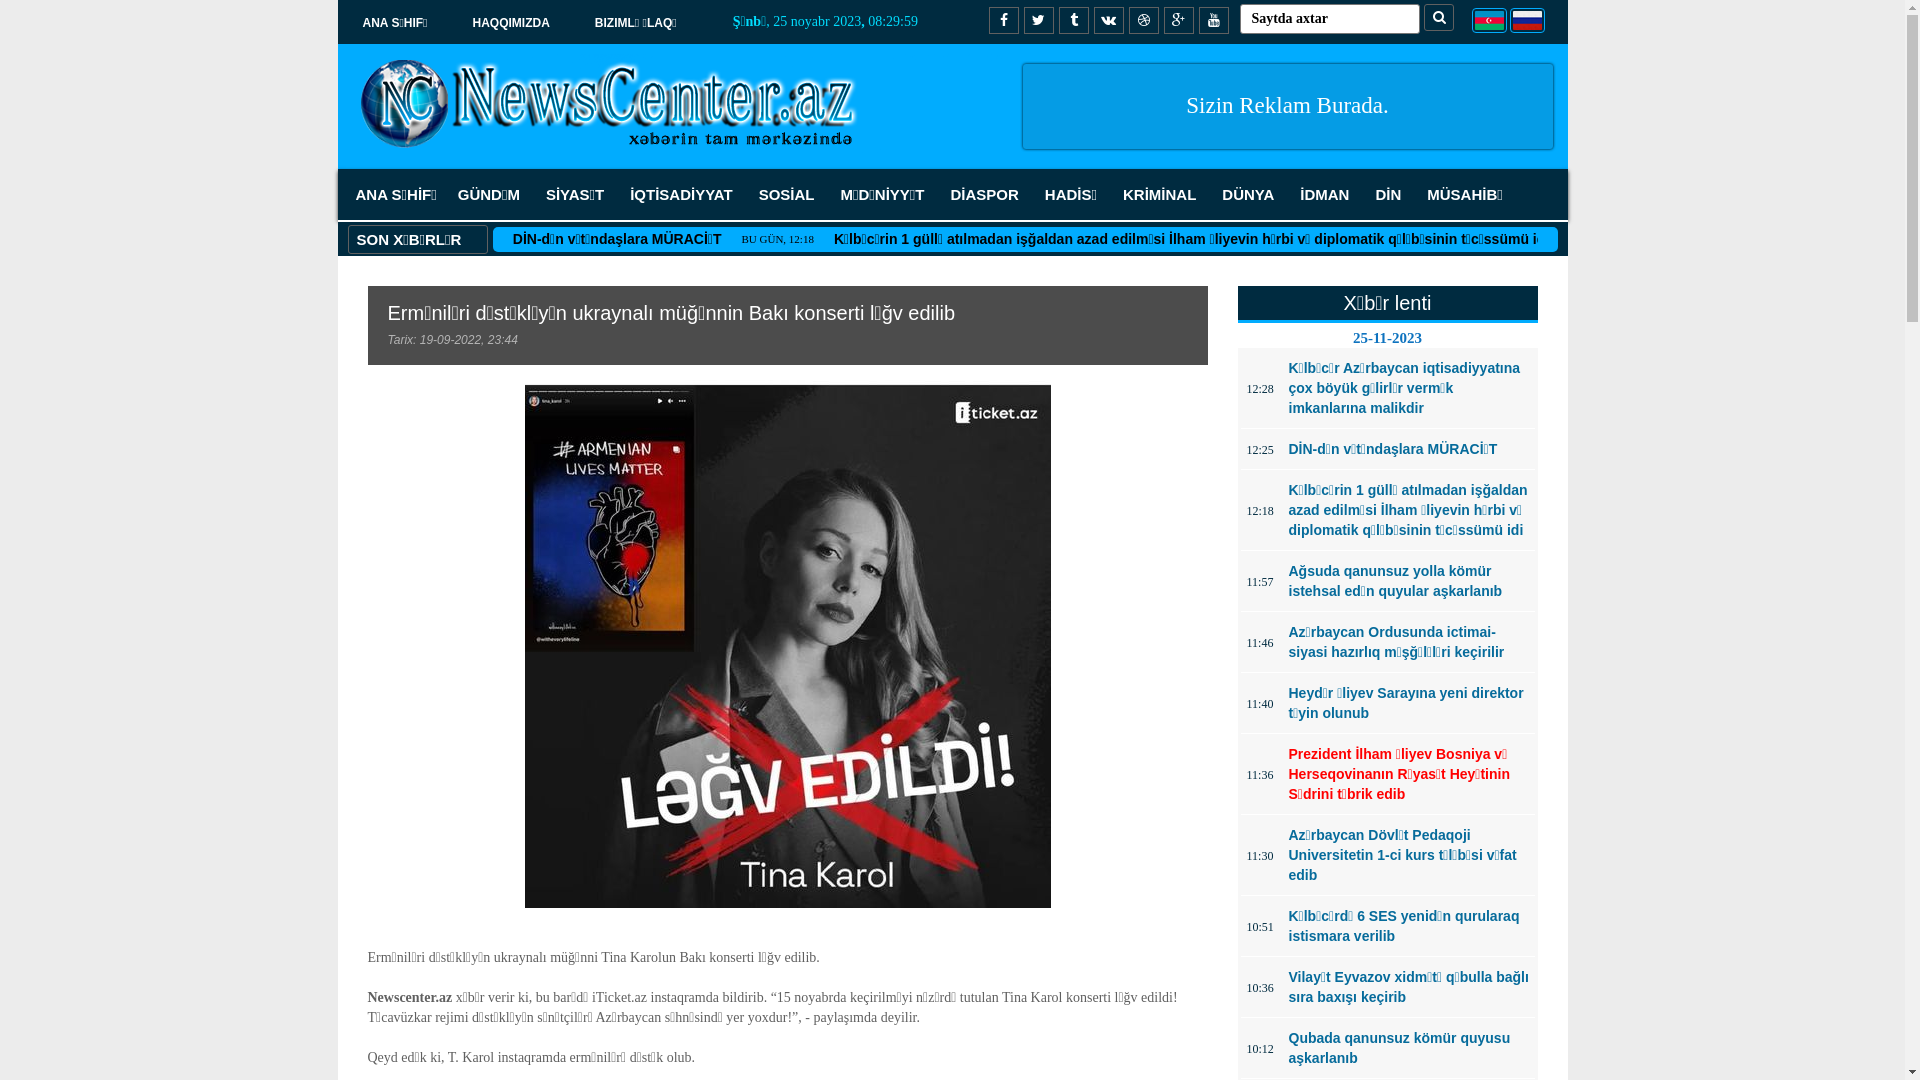 The width and height of the screenshot is (1920, 1080). What do you see at coordinates (510, 23) in the screenshot?
I see `'HAQQIMIZDA'` at bounding box center [510, 23].